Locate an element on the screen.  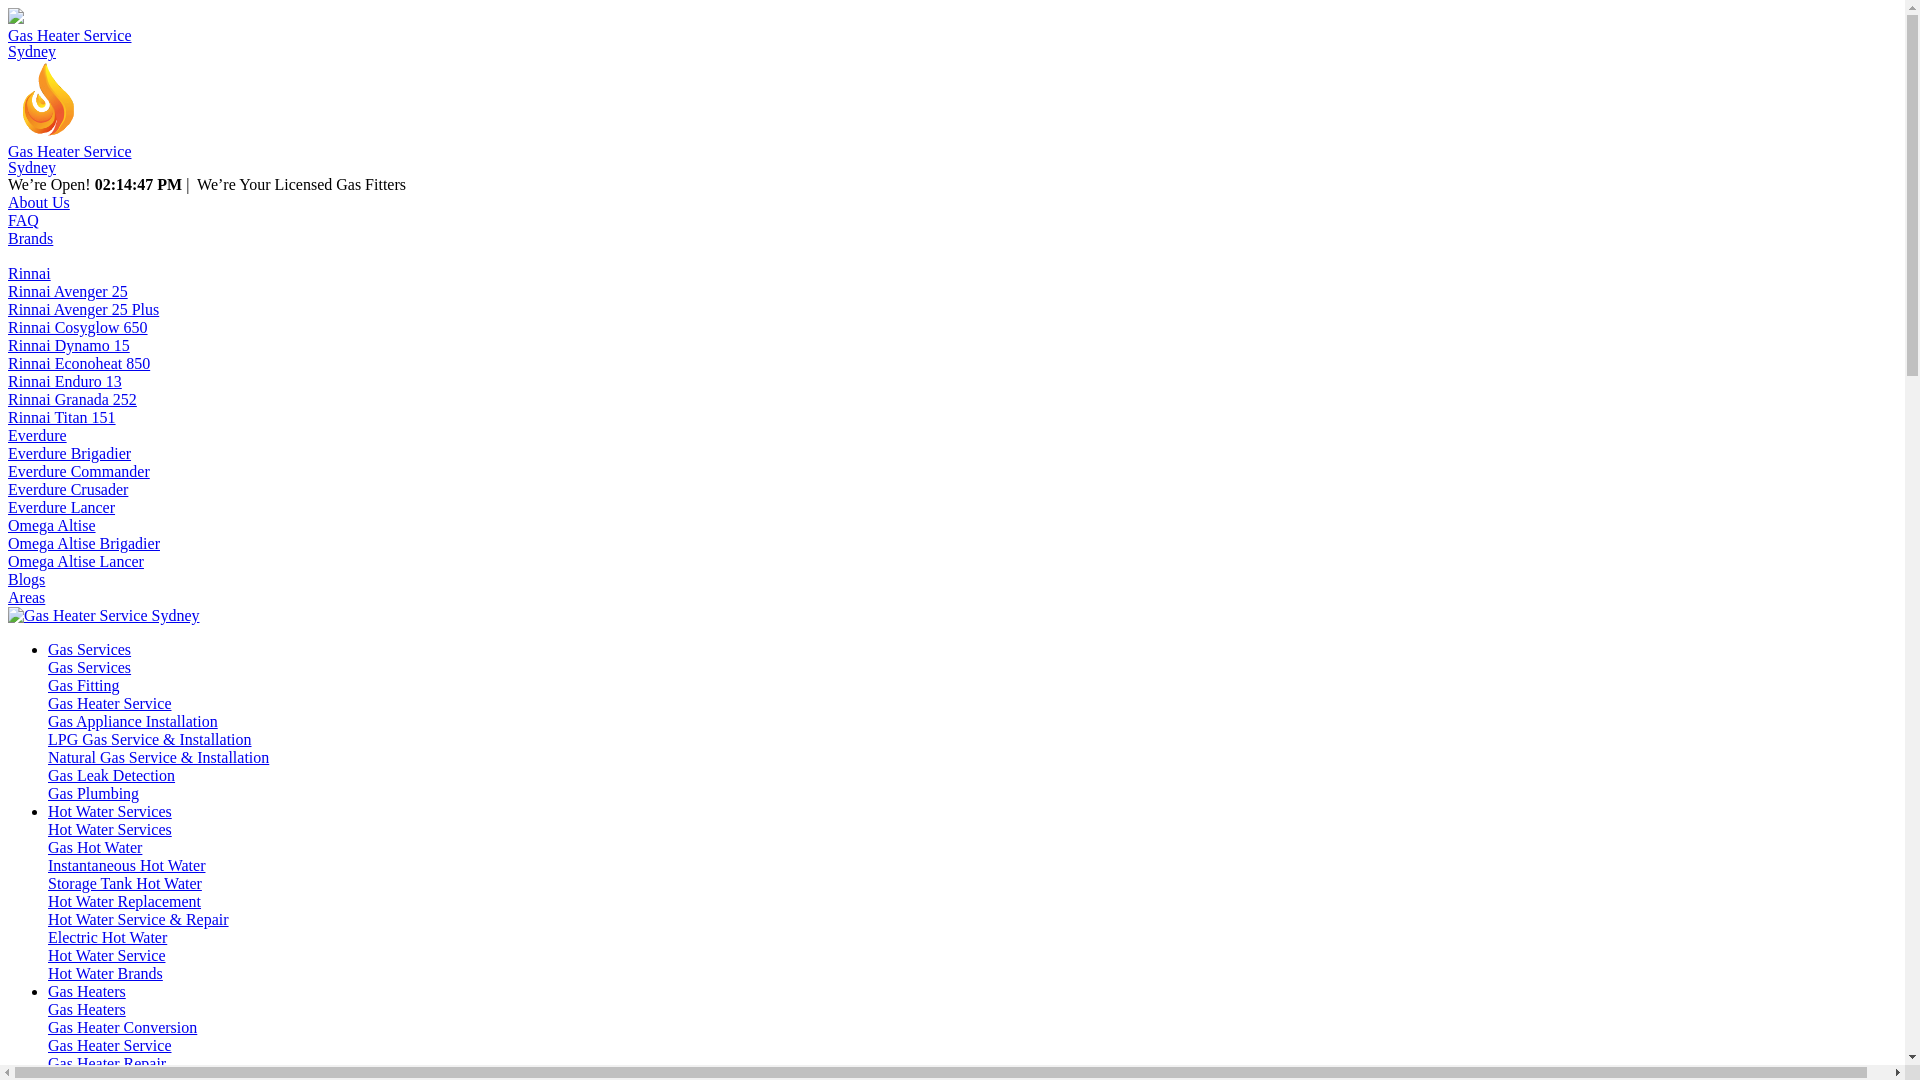
'Everdure' is located at coordinates (37, 434).